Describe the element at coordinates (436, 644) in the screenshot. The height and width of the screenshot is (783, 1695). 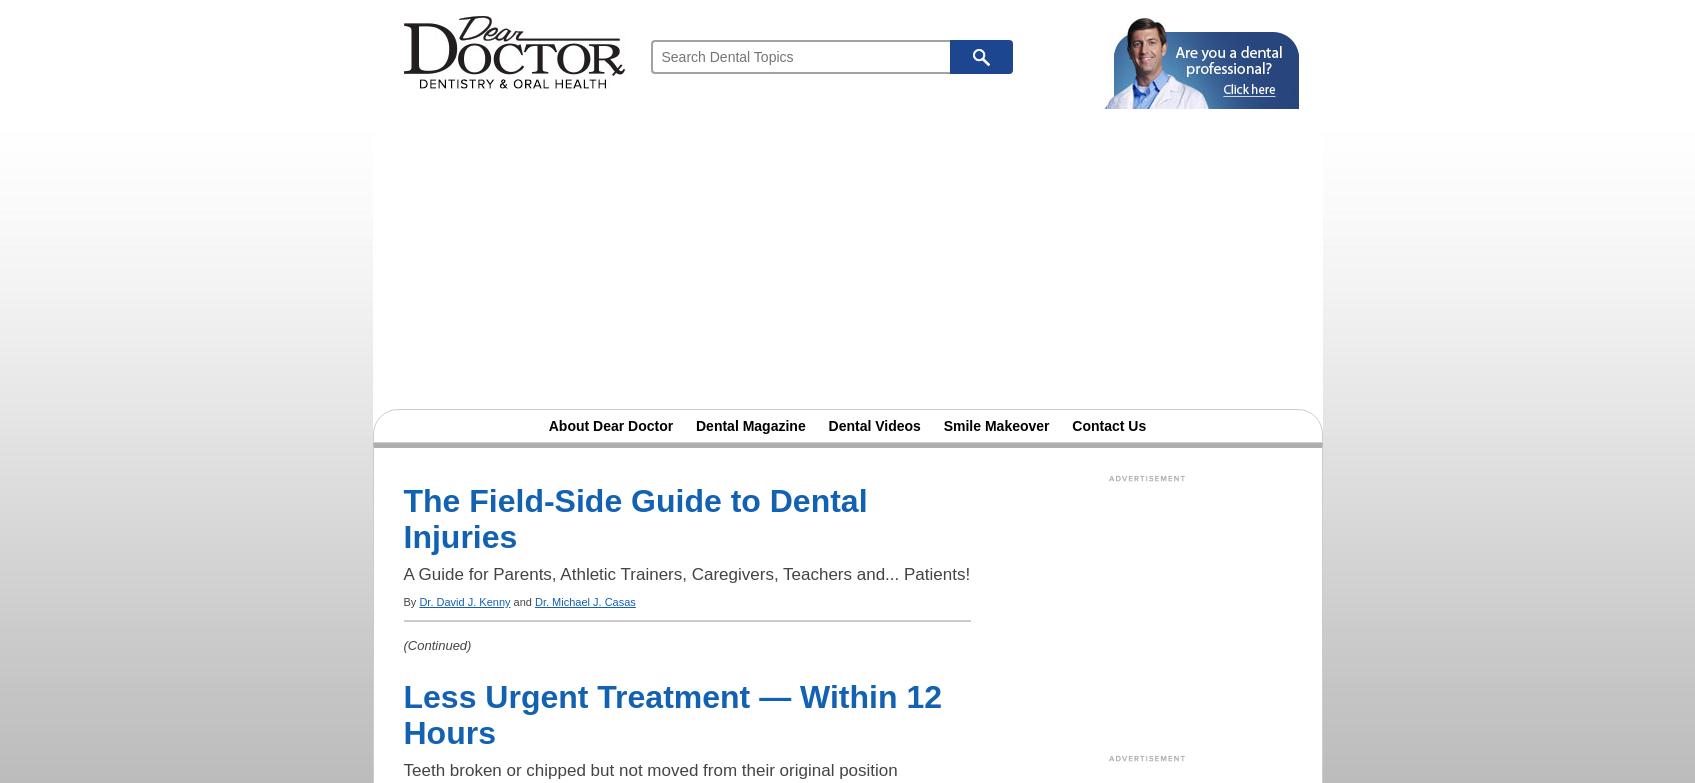
I see `'(Continued)'` at that location.